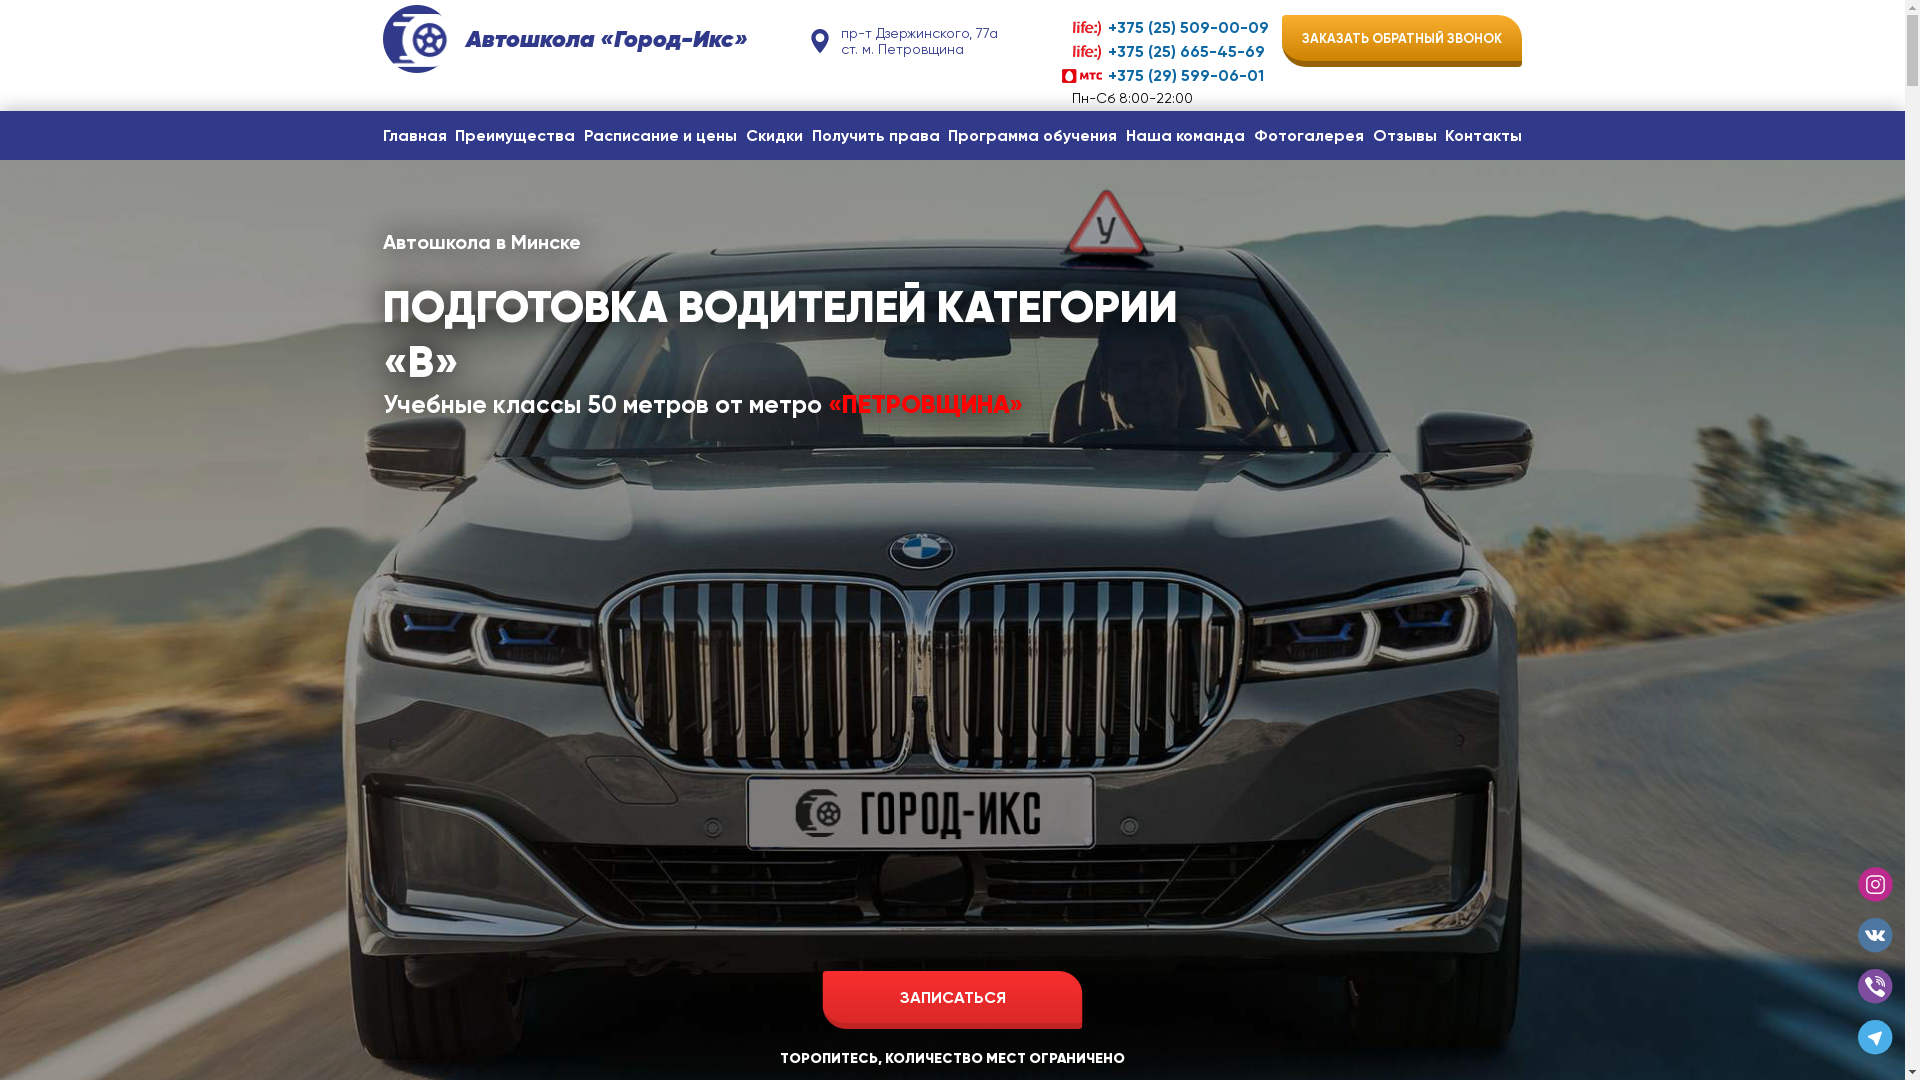  What do you see at coordinates (1165, 50) in the screenshot?
I see `'+375 (25) 665-45-69'` at bounding box center [1165, 50].